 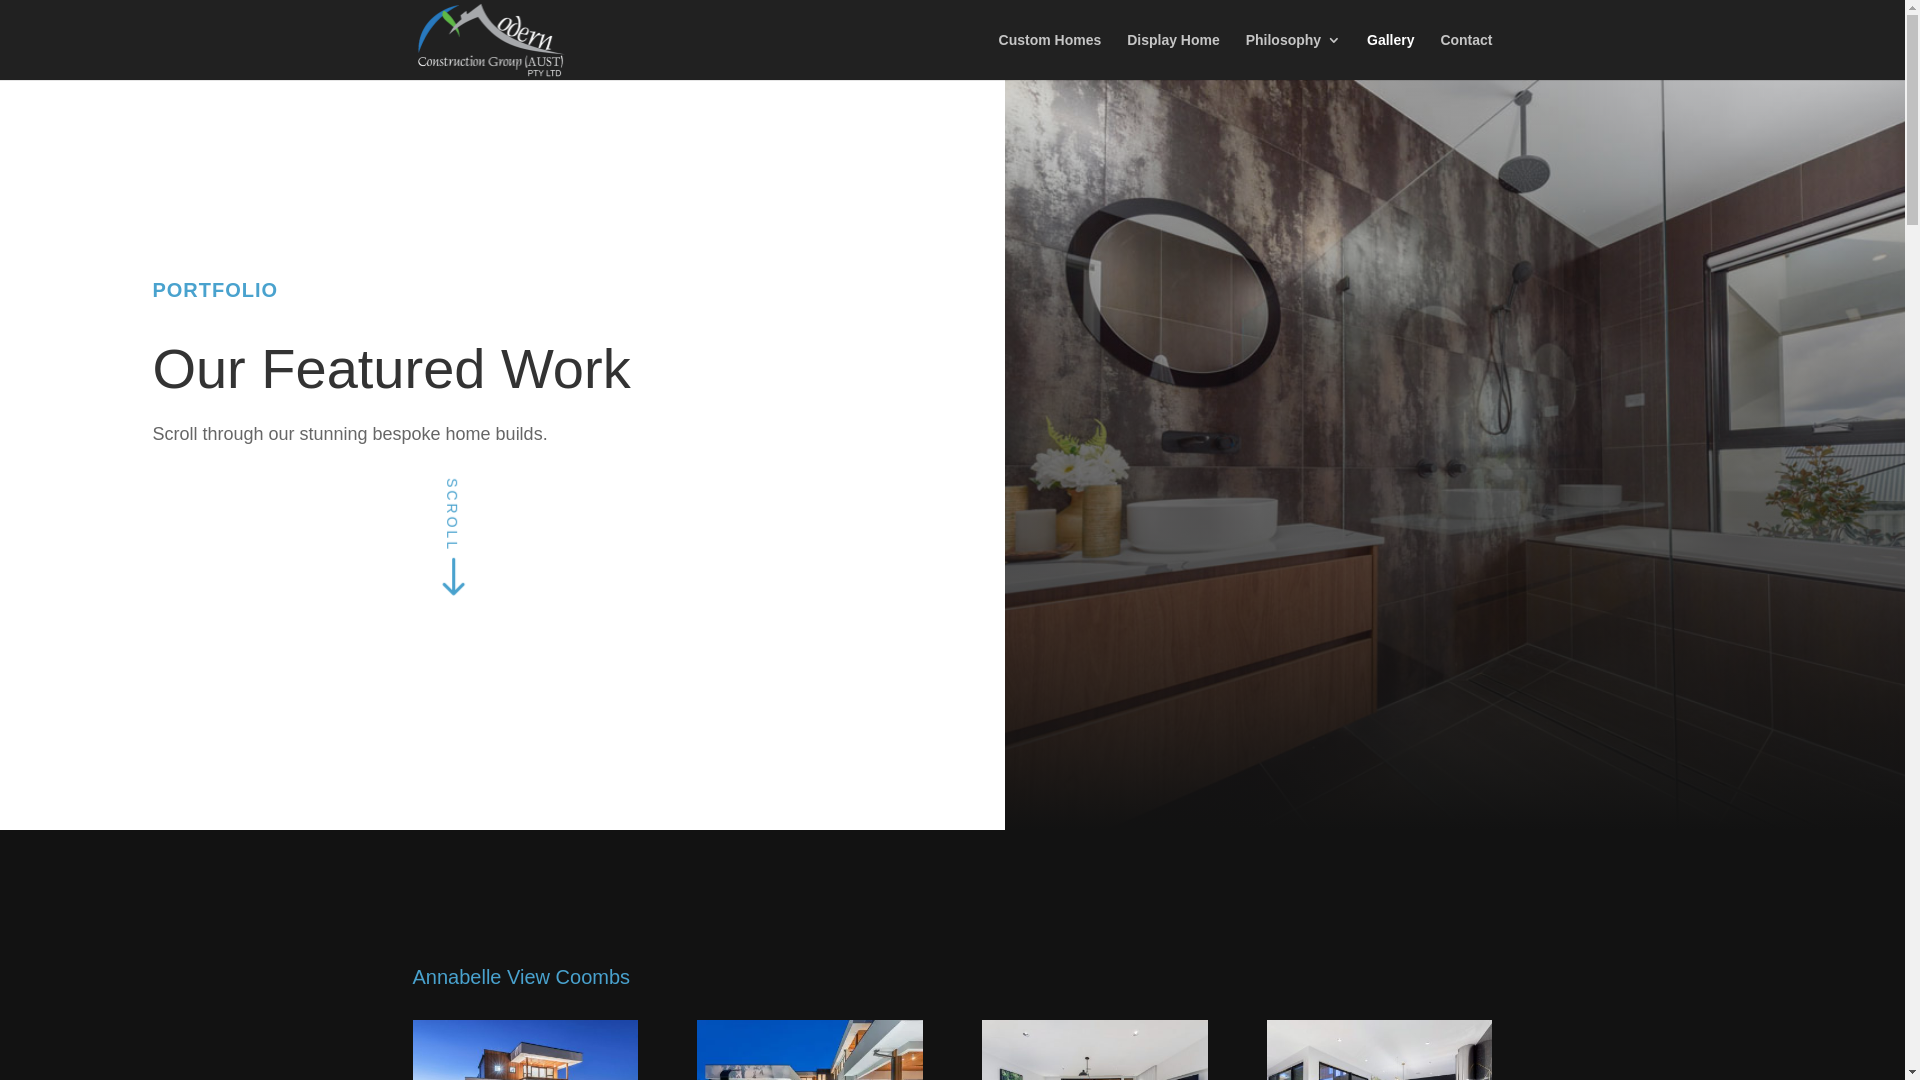 I want to click on 'Contact', so click(x=1465, y=55).